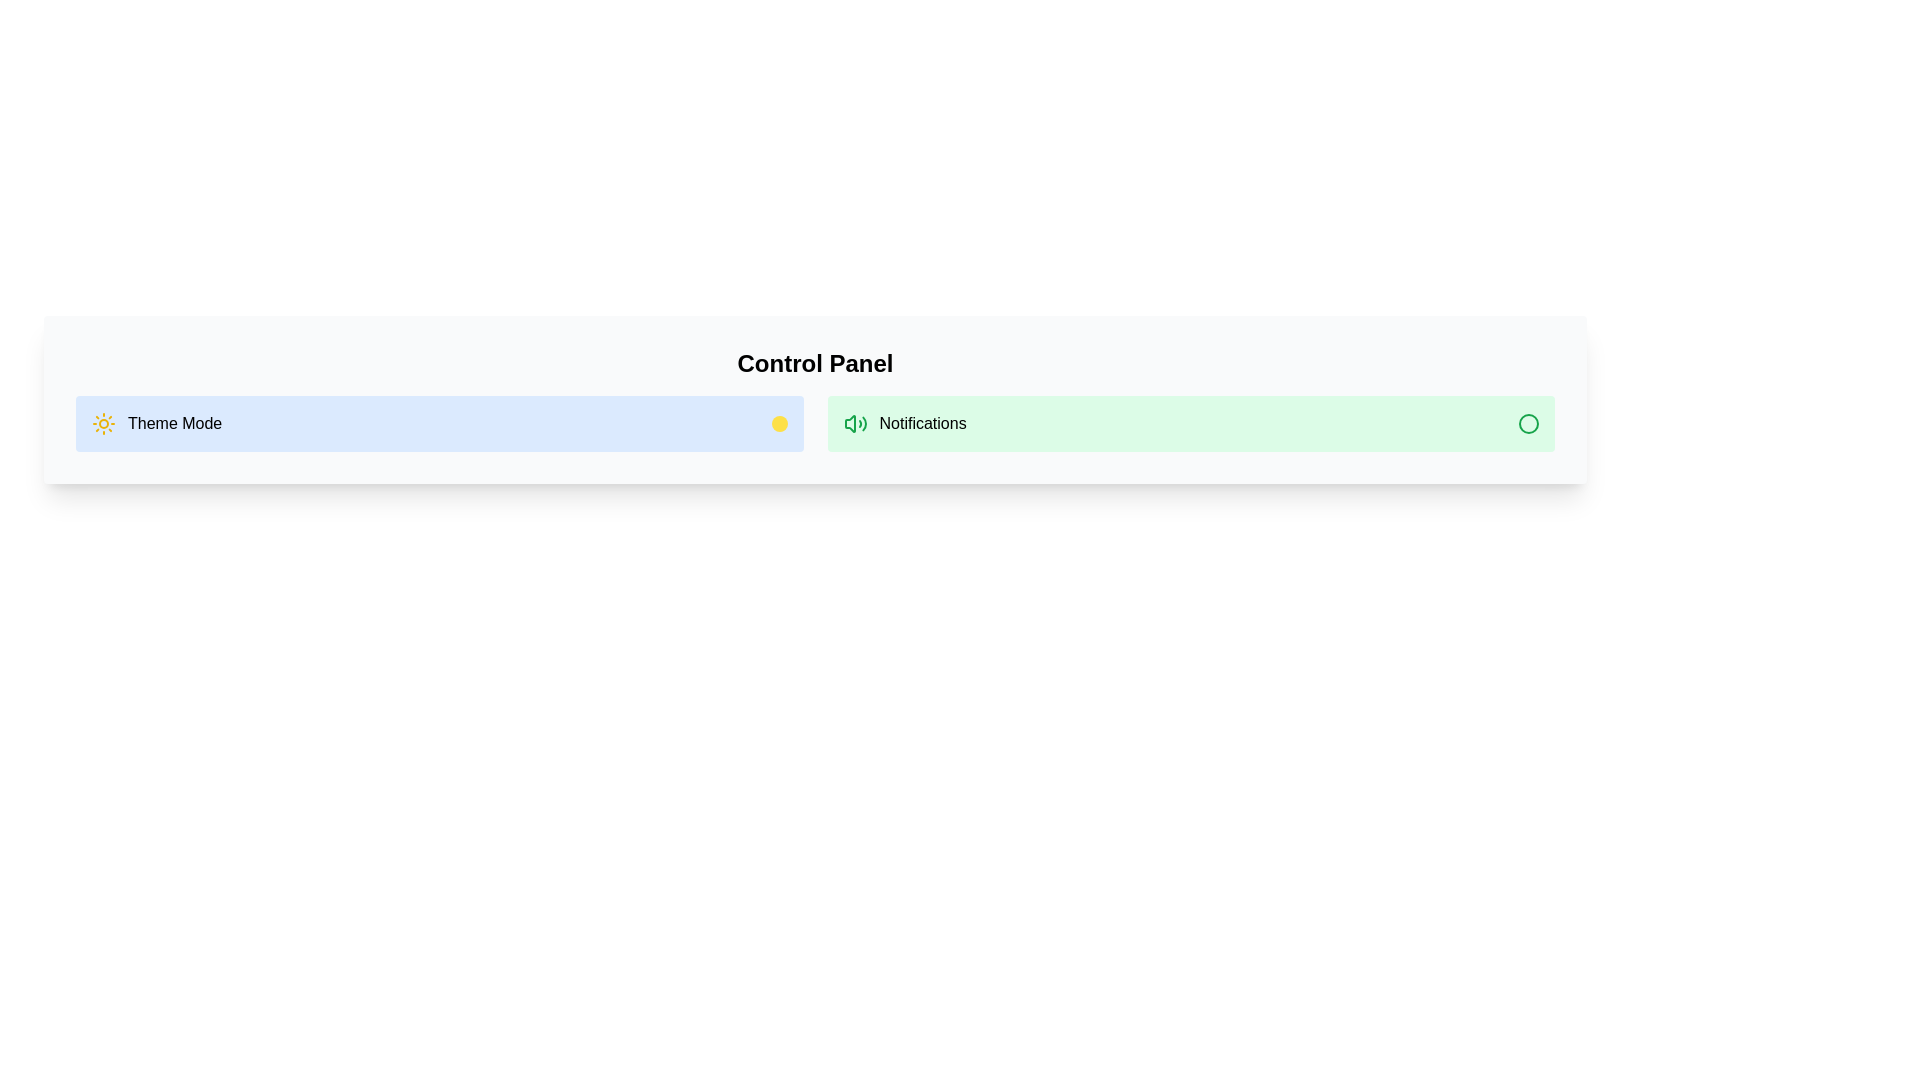  Describe the element at coordinates (175, 423) in the screenshot. I see `the 'Theme Mode' label, which is located within a light blue rectangular section, positioned to the left of a sun icon` at that location.